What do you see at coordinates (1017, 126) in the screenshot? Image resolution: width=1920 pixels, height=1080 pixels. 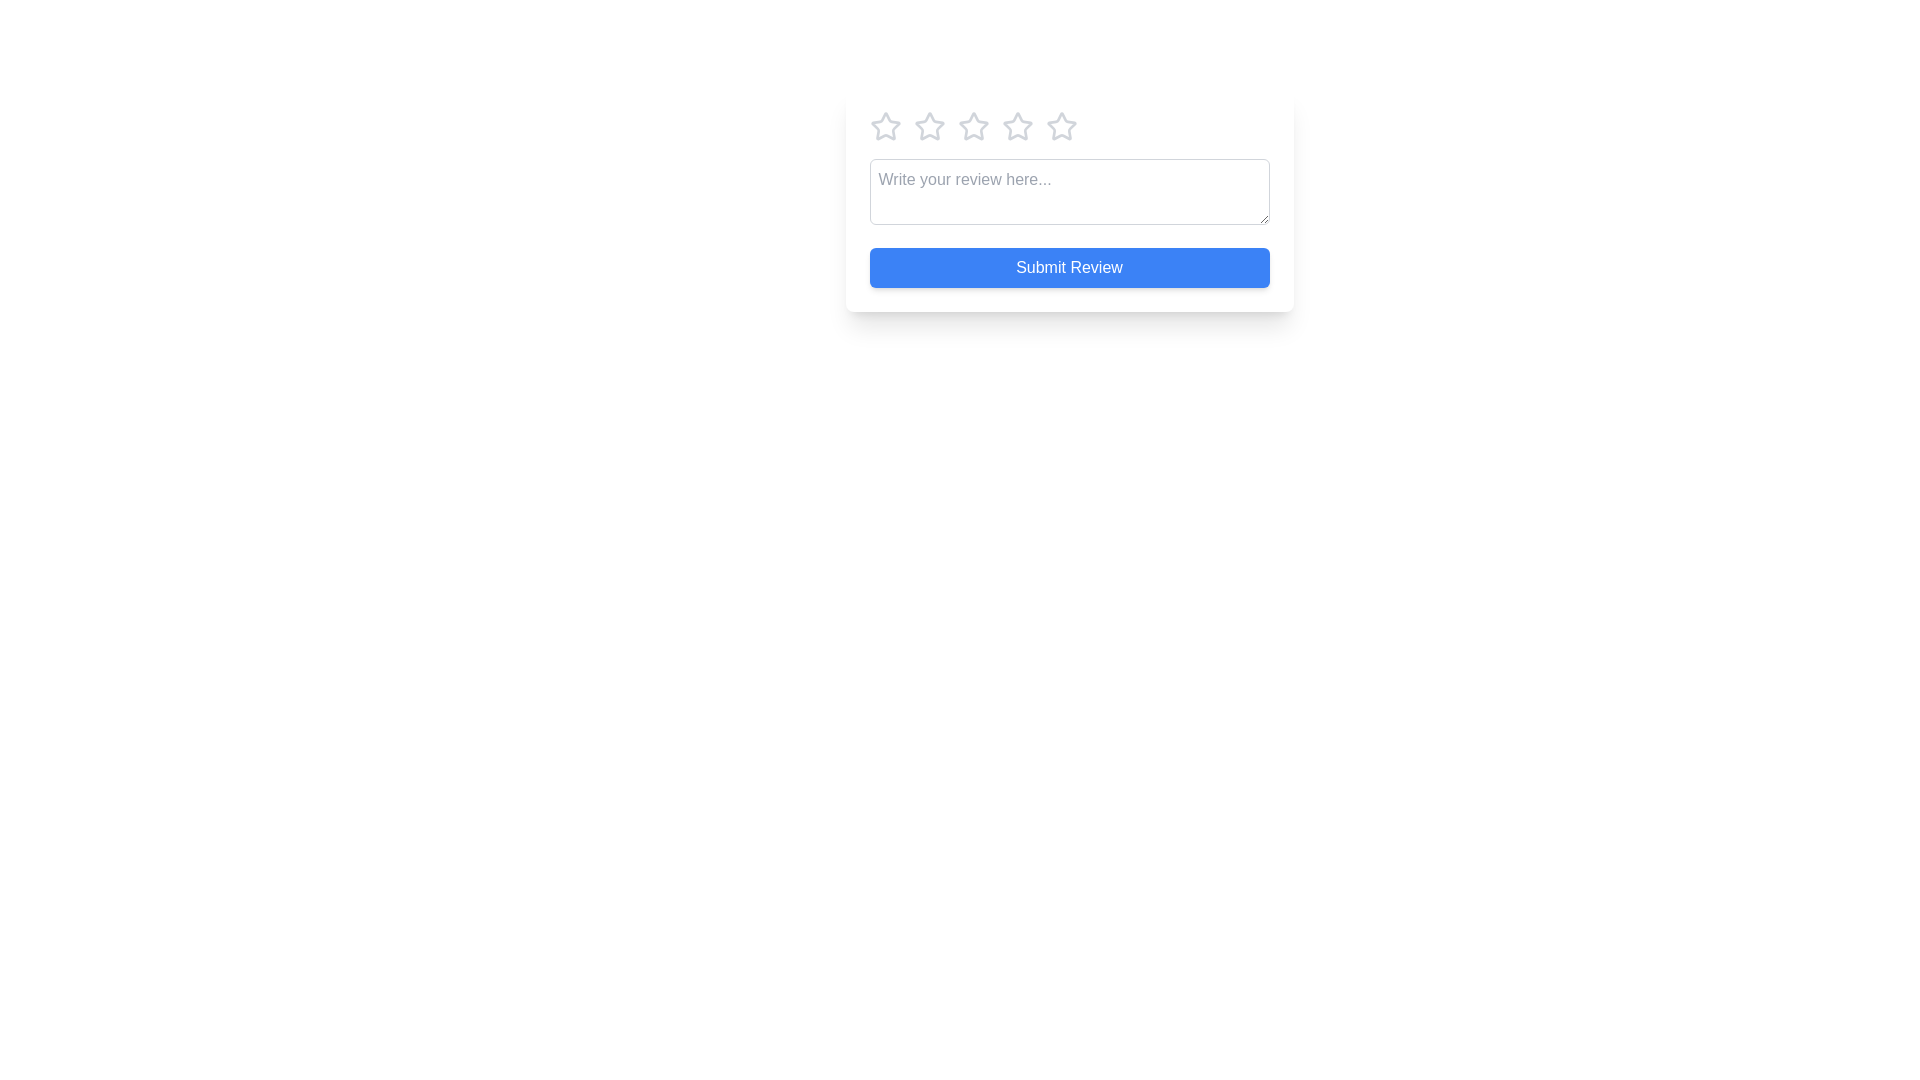 I see `the second star in the row of five stars` at bounding box center [1017, 126].